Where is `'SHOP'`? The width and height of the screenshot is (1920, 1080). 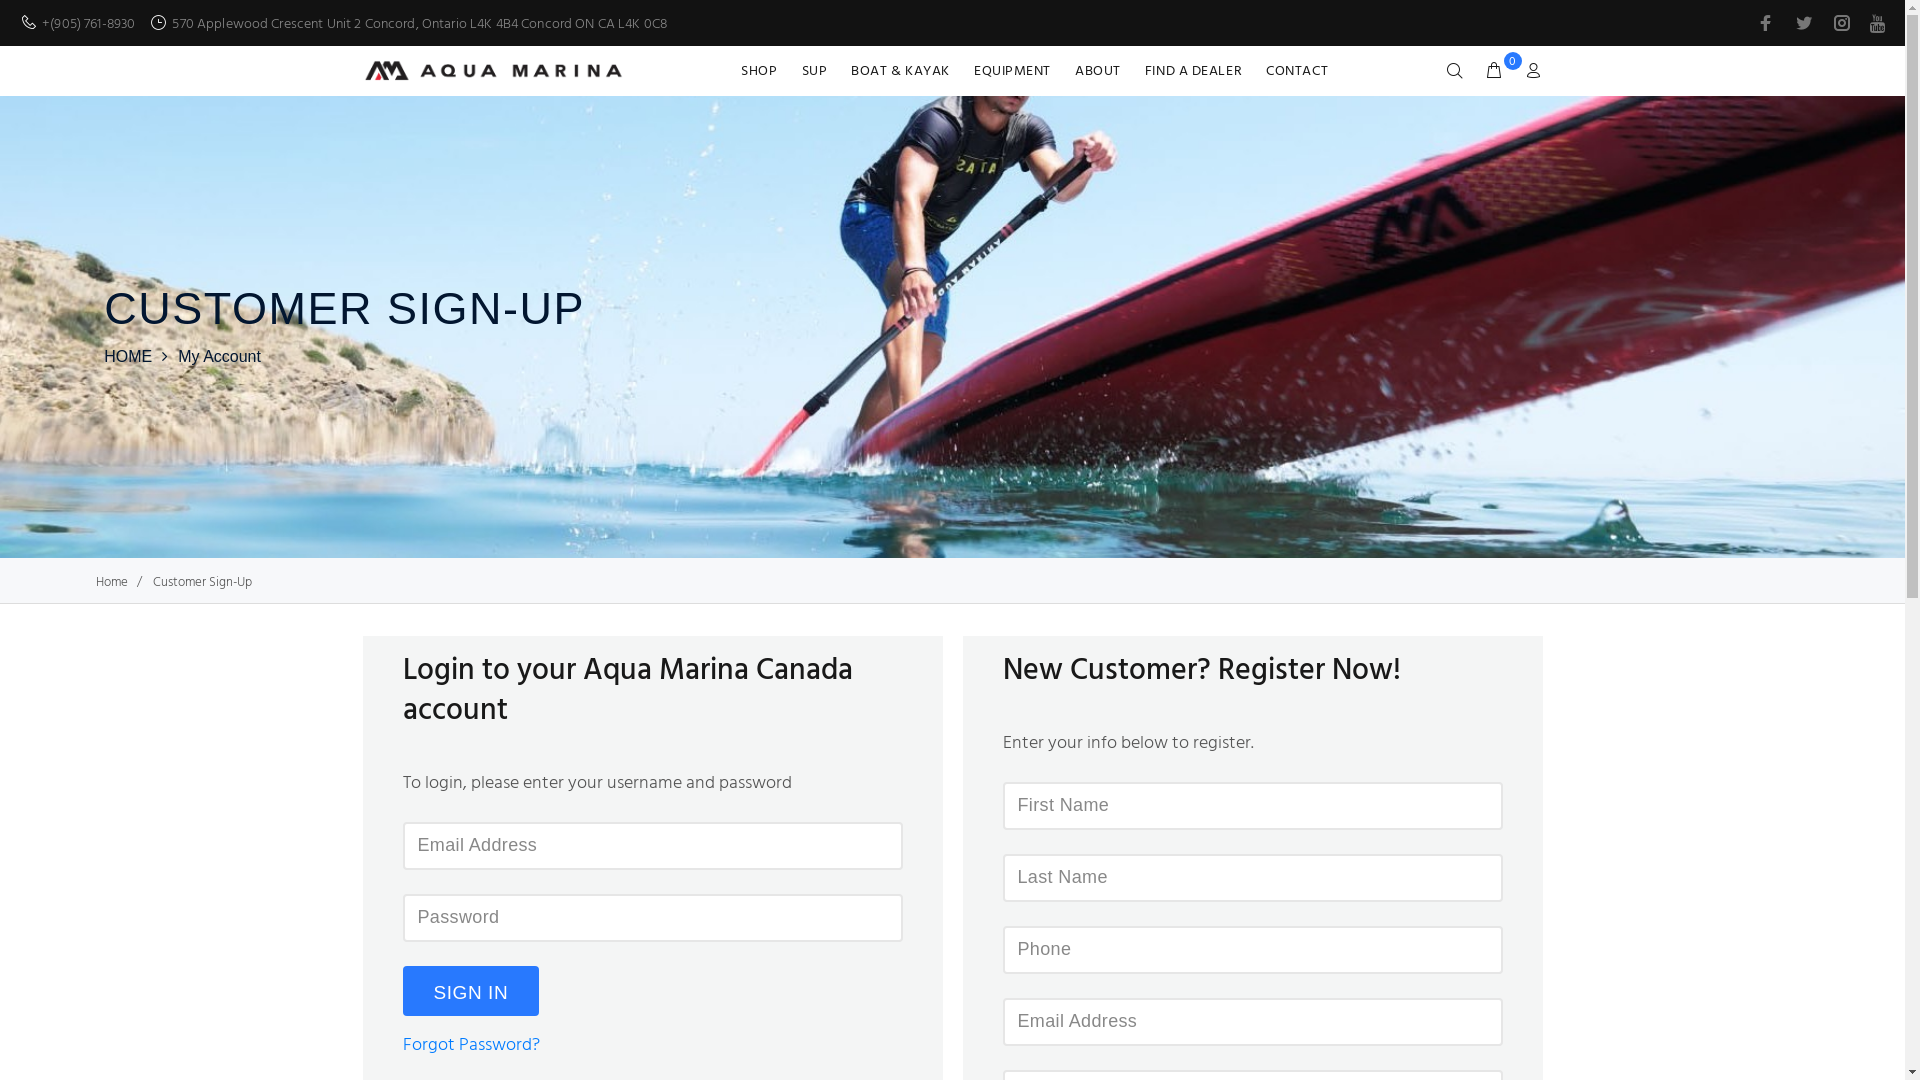 'SHOP' is located at coordinates (763, 69).